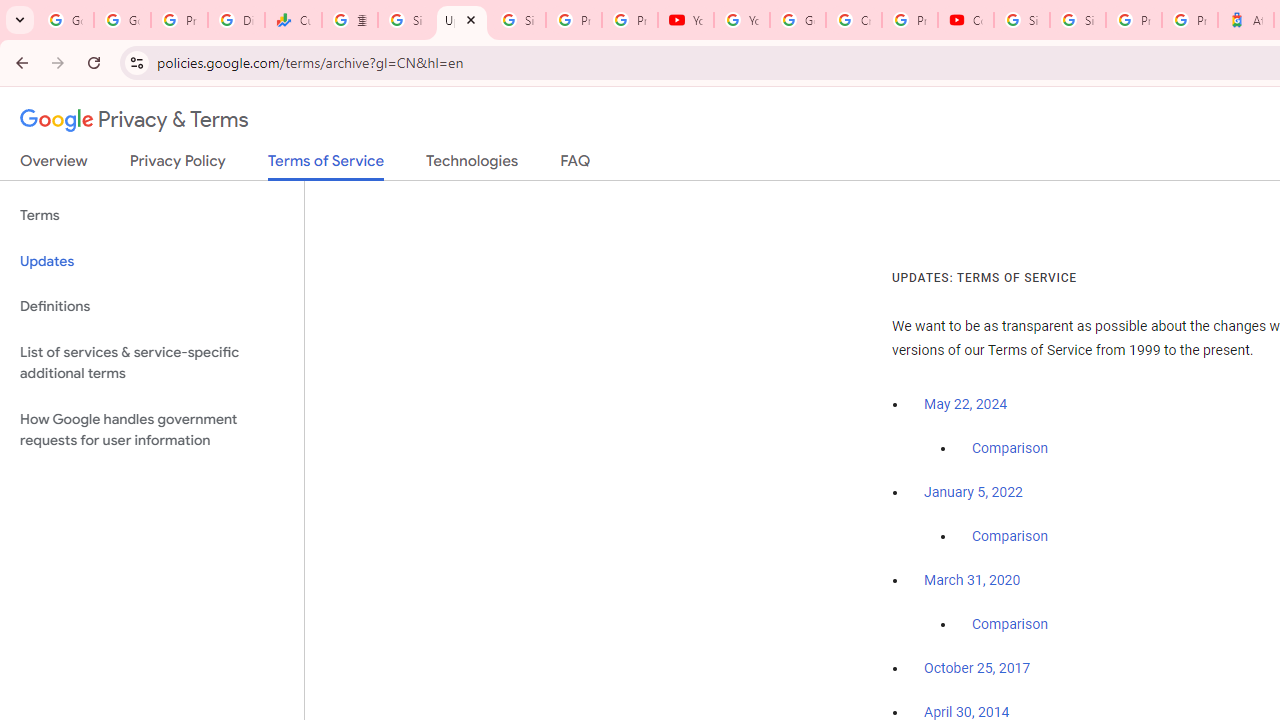  Describe the element at coordinates (54, 164) in the screenshot. I see `'Overview'` at that location.